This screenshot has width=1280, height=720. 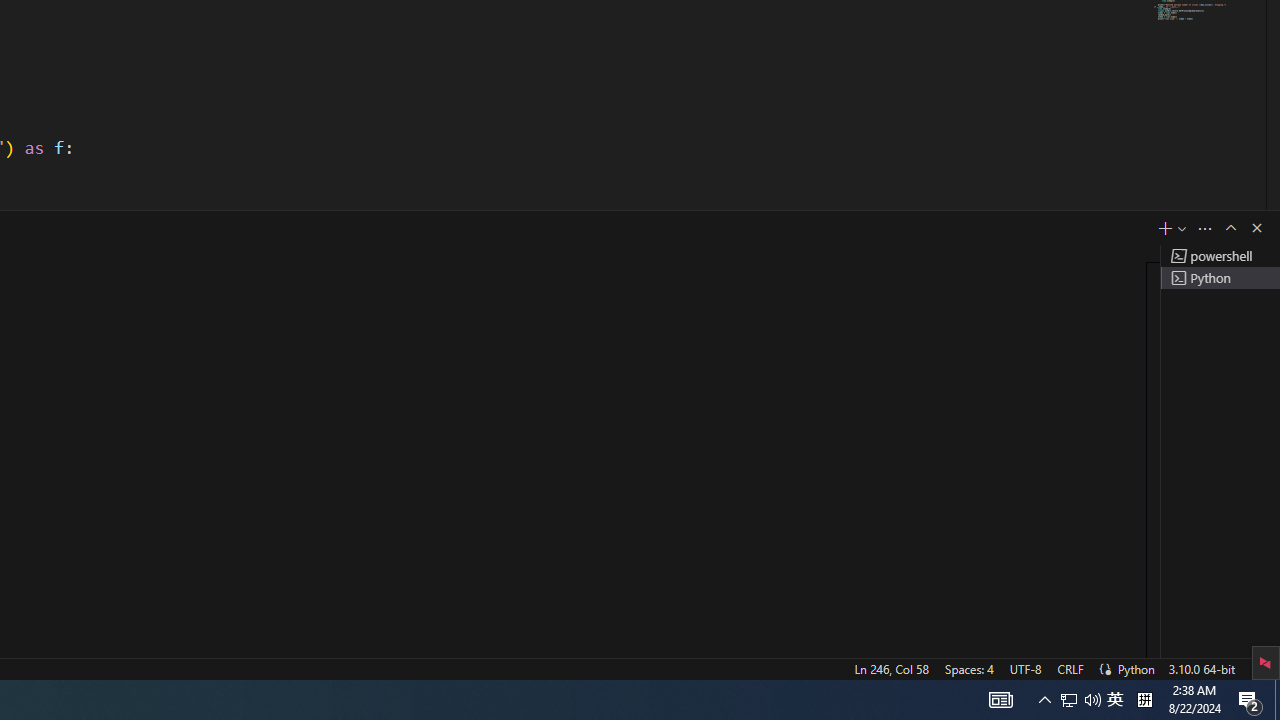 I want to click on 'UTF-8', so click(x=1025, y=668).